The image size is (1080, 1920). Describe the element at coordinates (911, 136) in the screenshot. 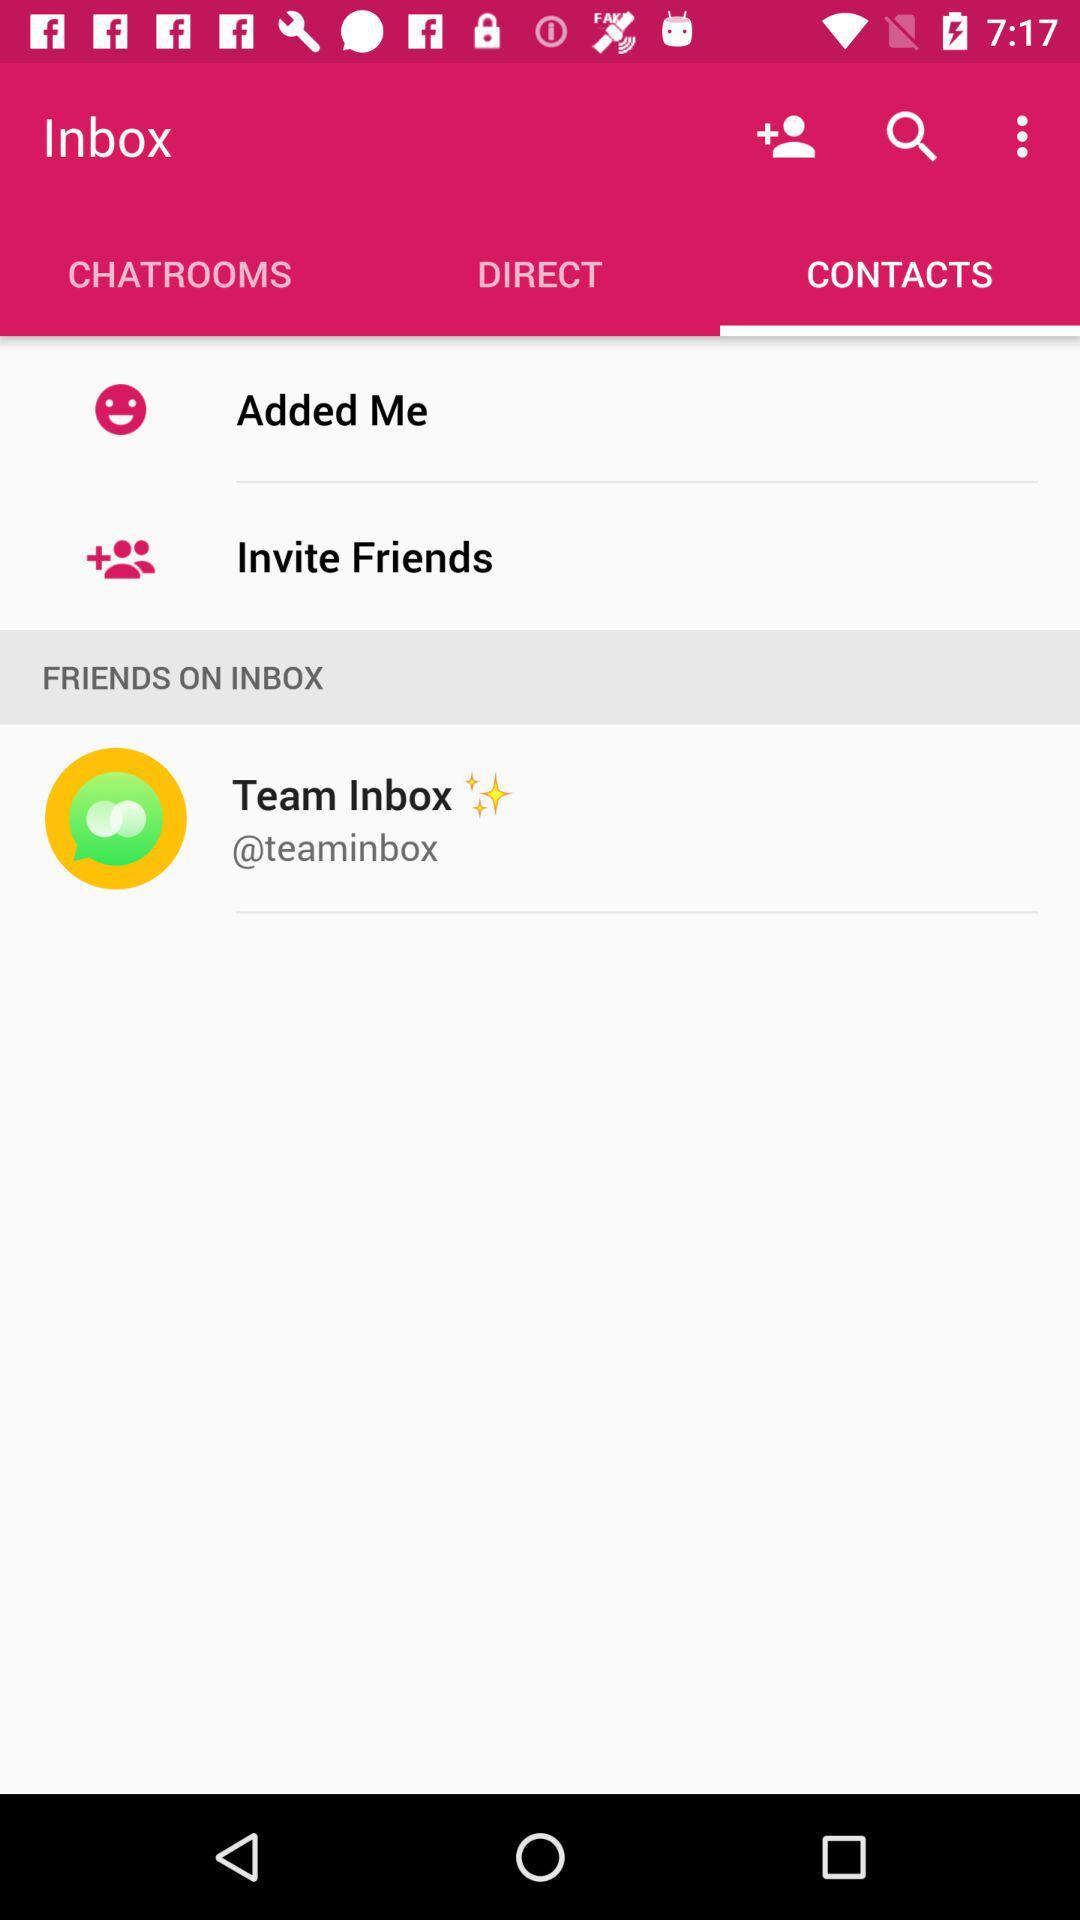

I see `the search icon` at that location.